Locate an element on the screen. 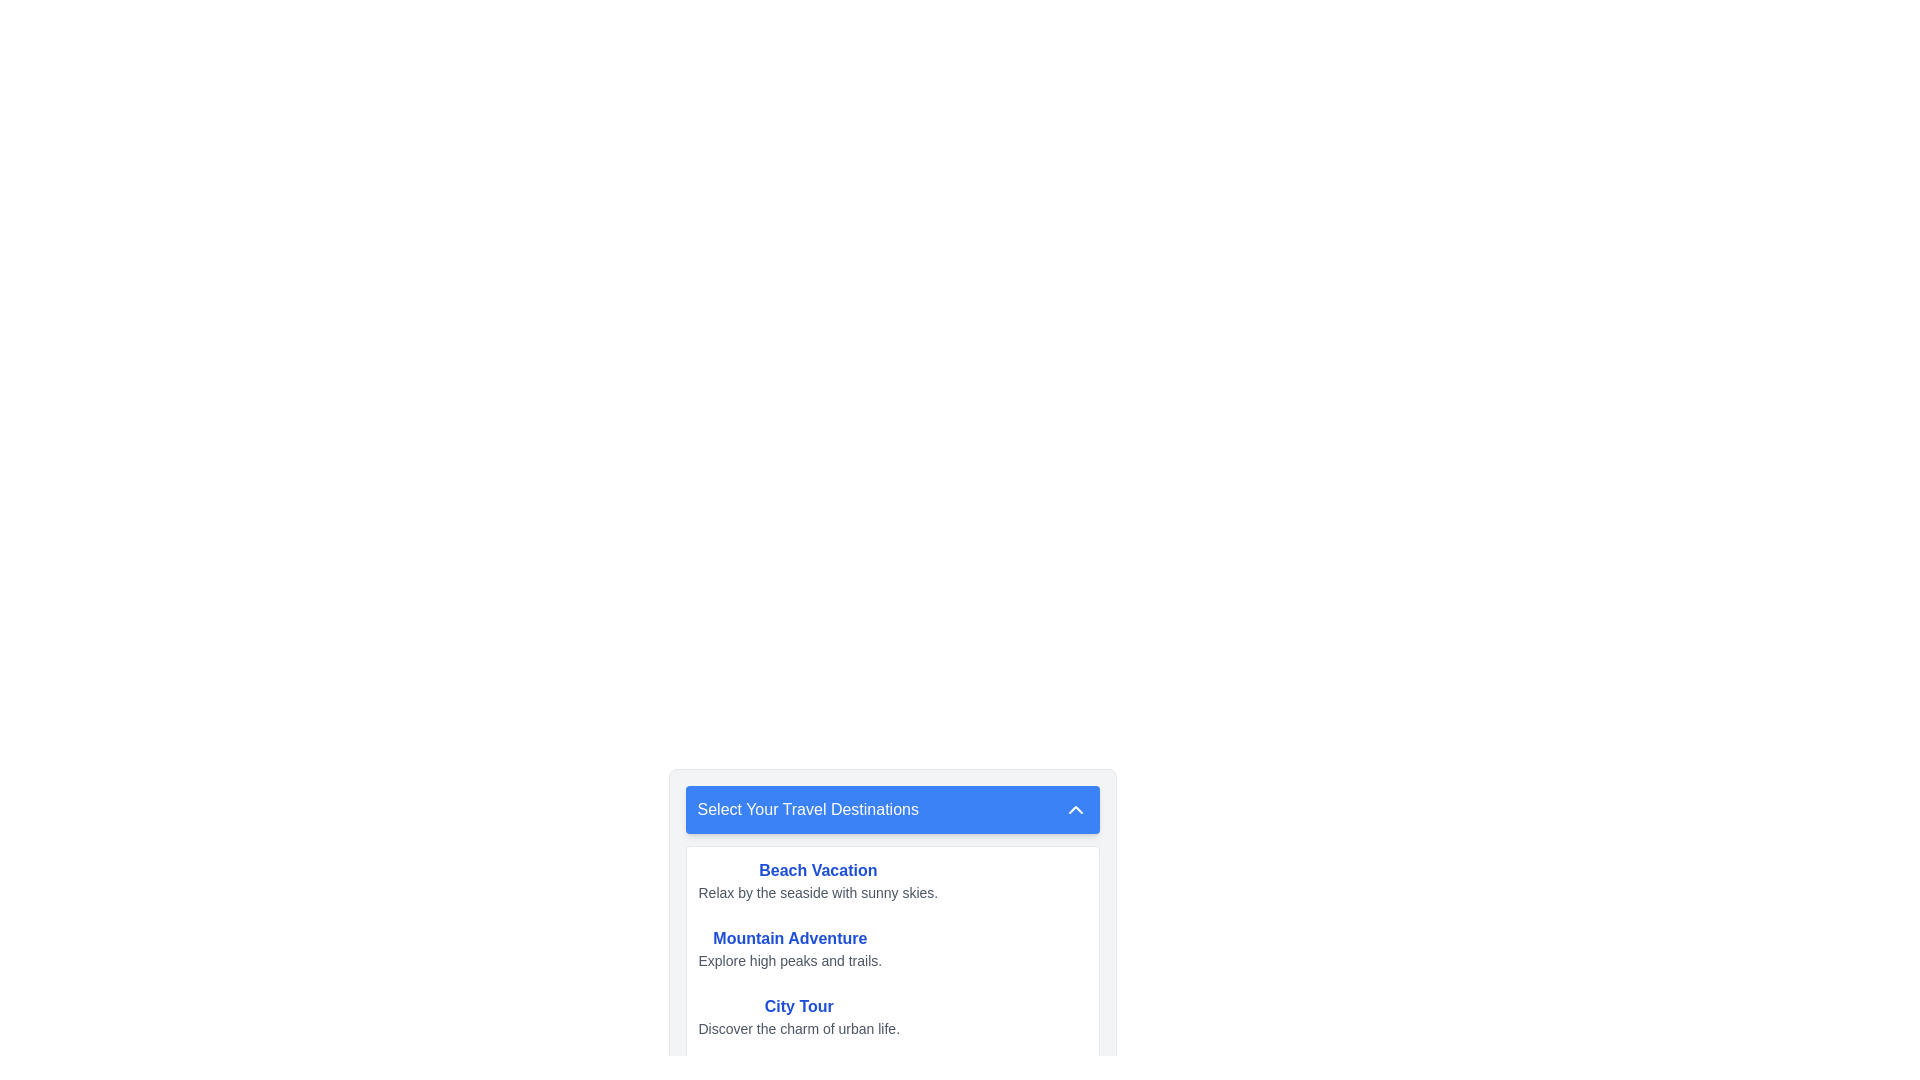  the descriptive subtitle text located below the 'City Tour' title in the travel options group is located at coordinates (798, 1029).